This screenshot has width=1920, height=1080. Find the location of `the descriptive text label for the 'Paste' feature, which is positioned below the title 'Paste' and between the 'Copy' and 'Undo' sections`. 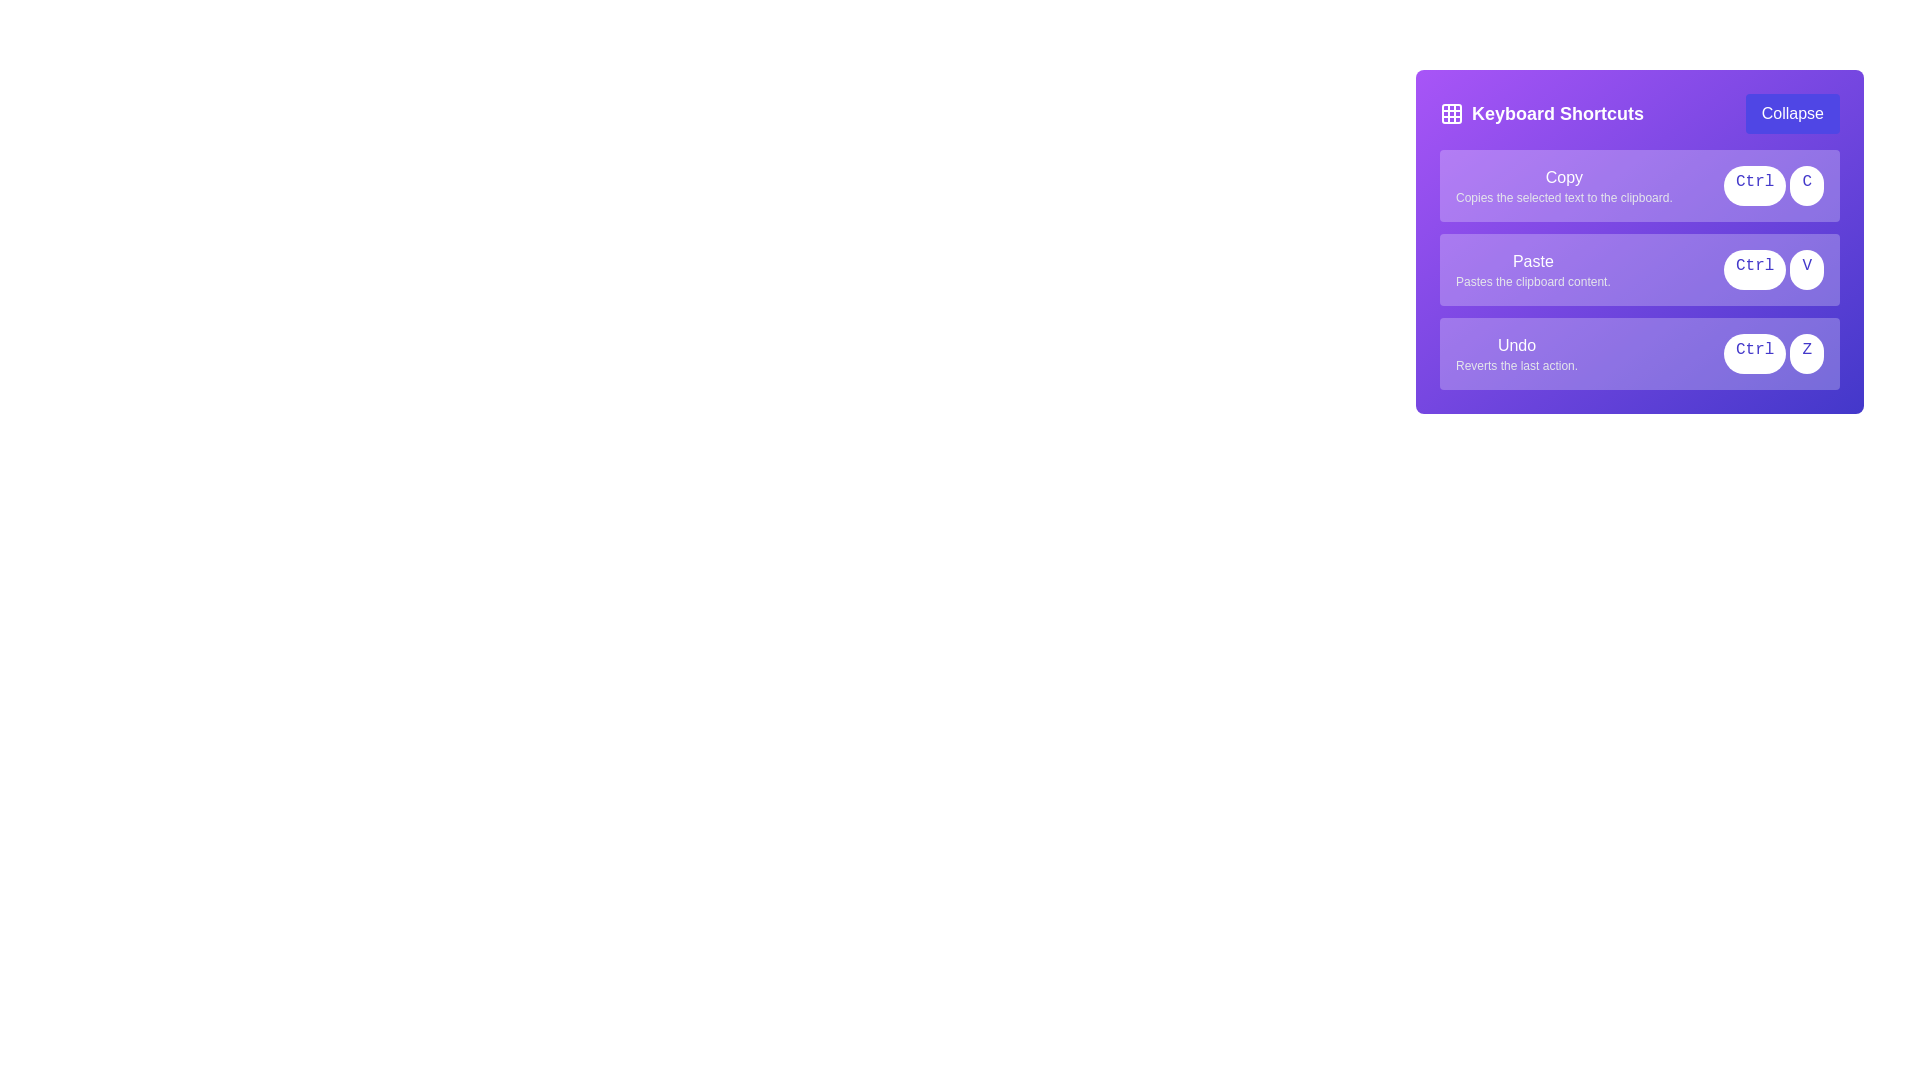

the descriptive text label for the 'Paste' feature, which is positioned below the title 'Paste' and between the 'Copy' and 'Undo' sections is located at coordinates (1532, 281).